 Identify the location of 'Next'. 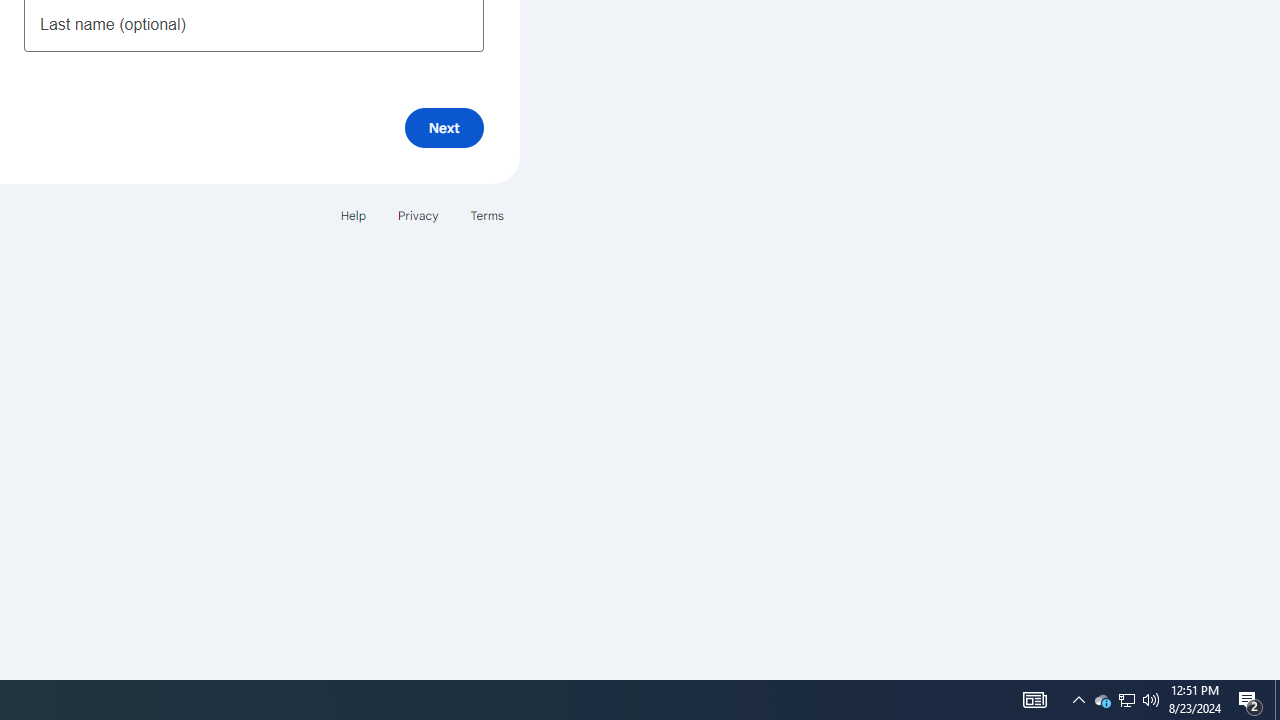
(443, 127).